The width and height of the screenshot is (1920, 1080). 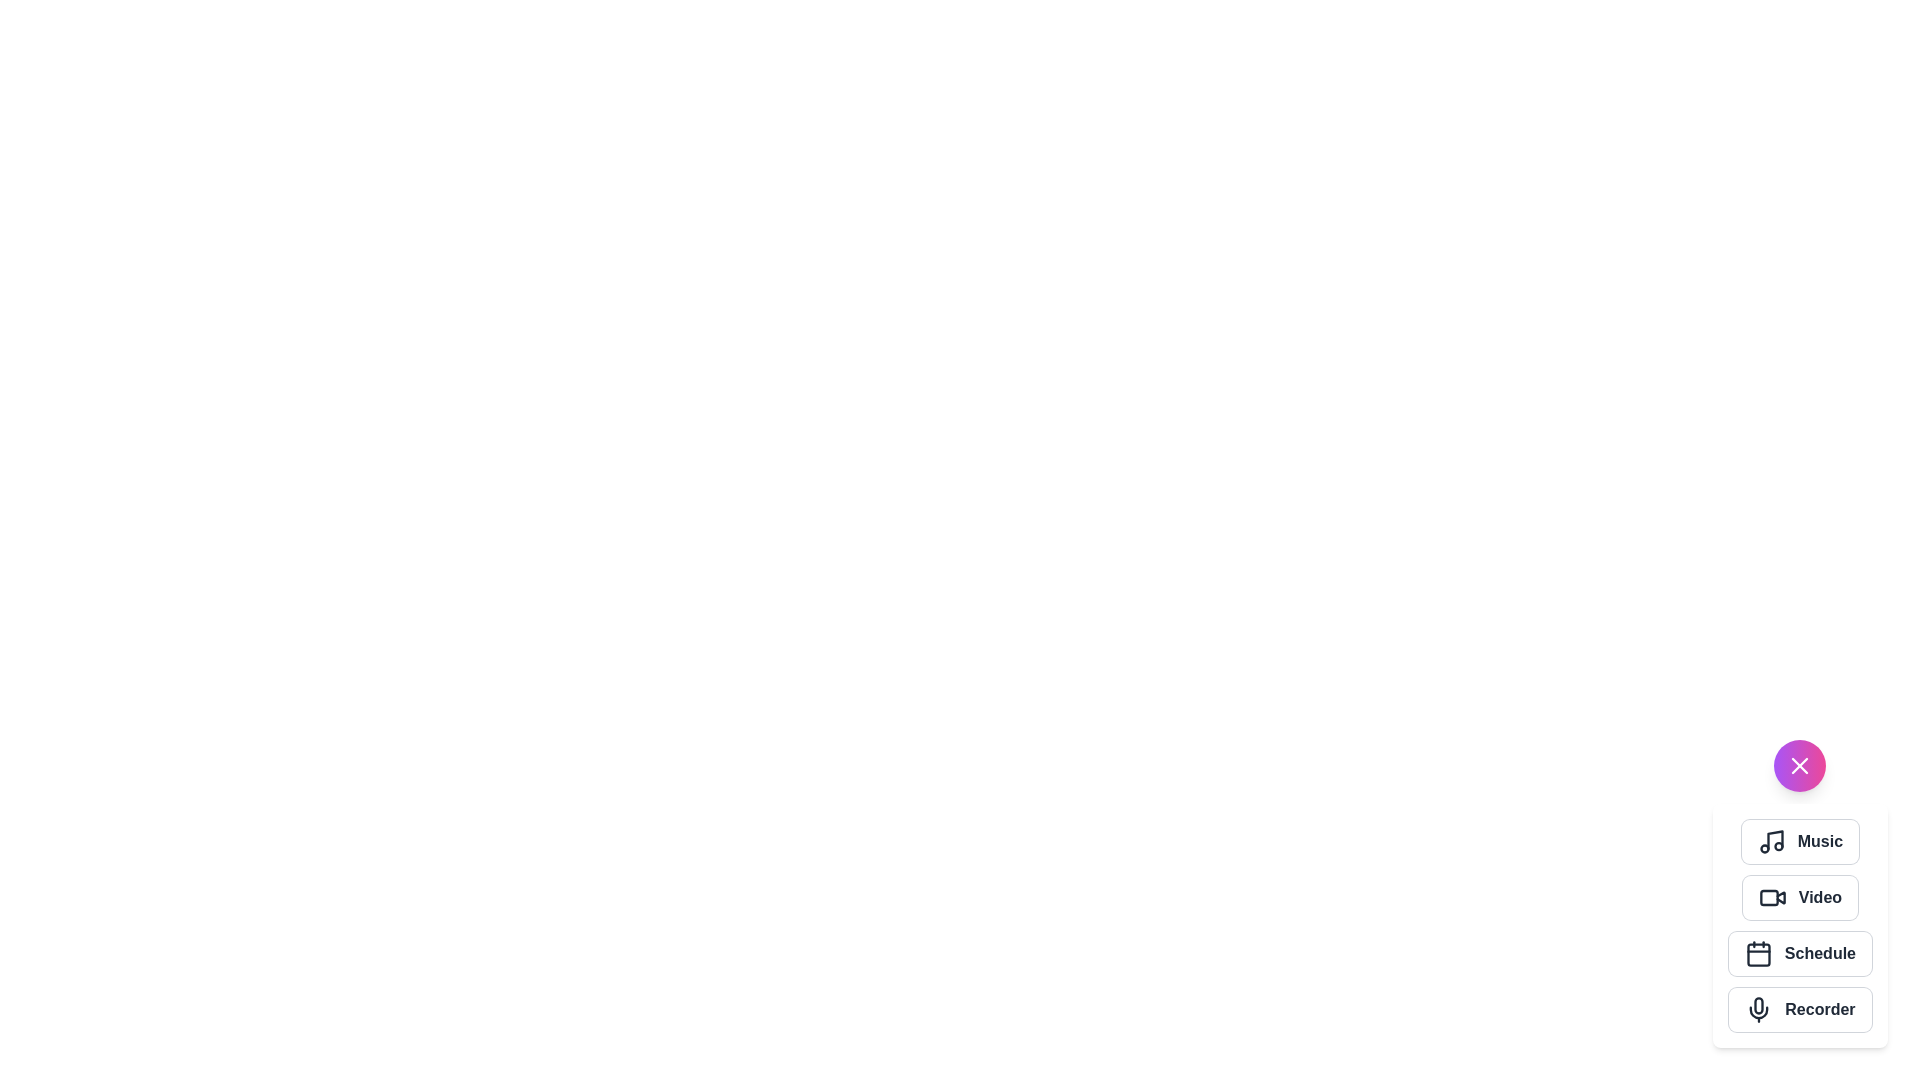 I want to click on the 'Recorder' button to select the Recorder action, so click(x=1800, y=1010).